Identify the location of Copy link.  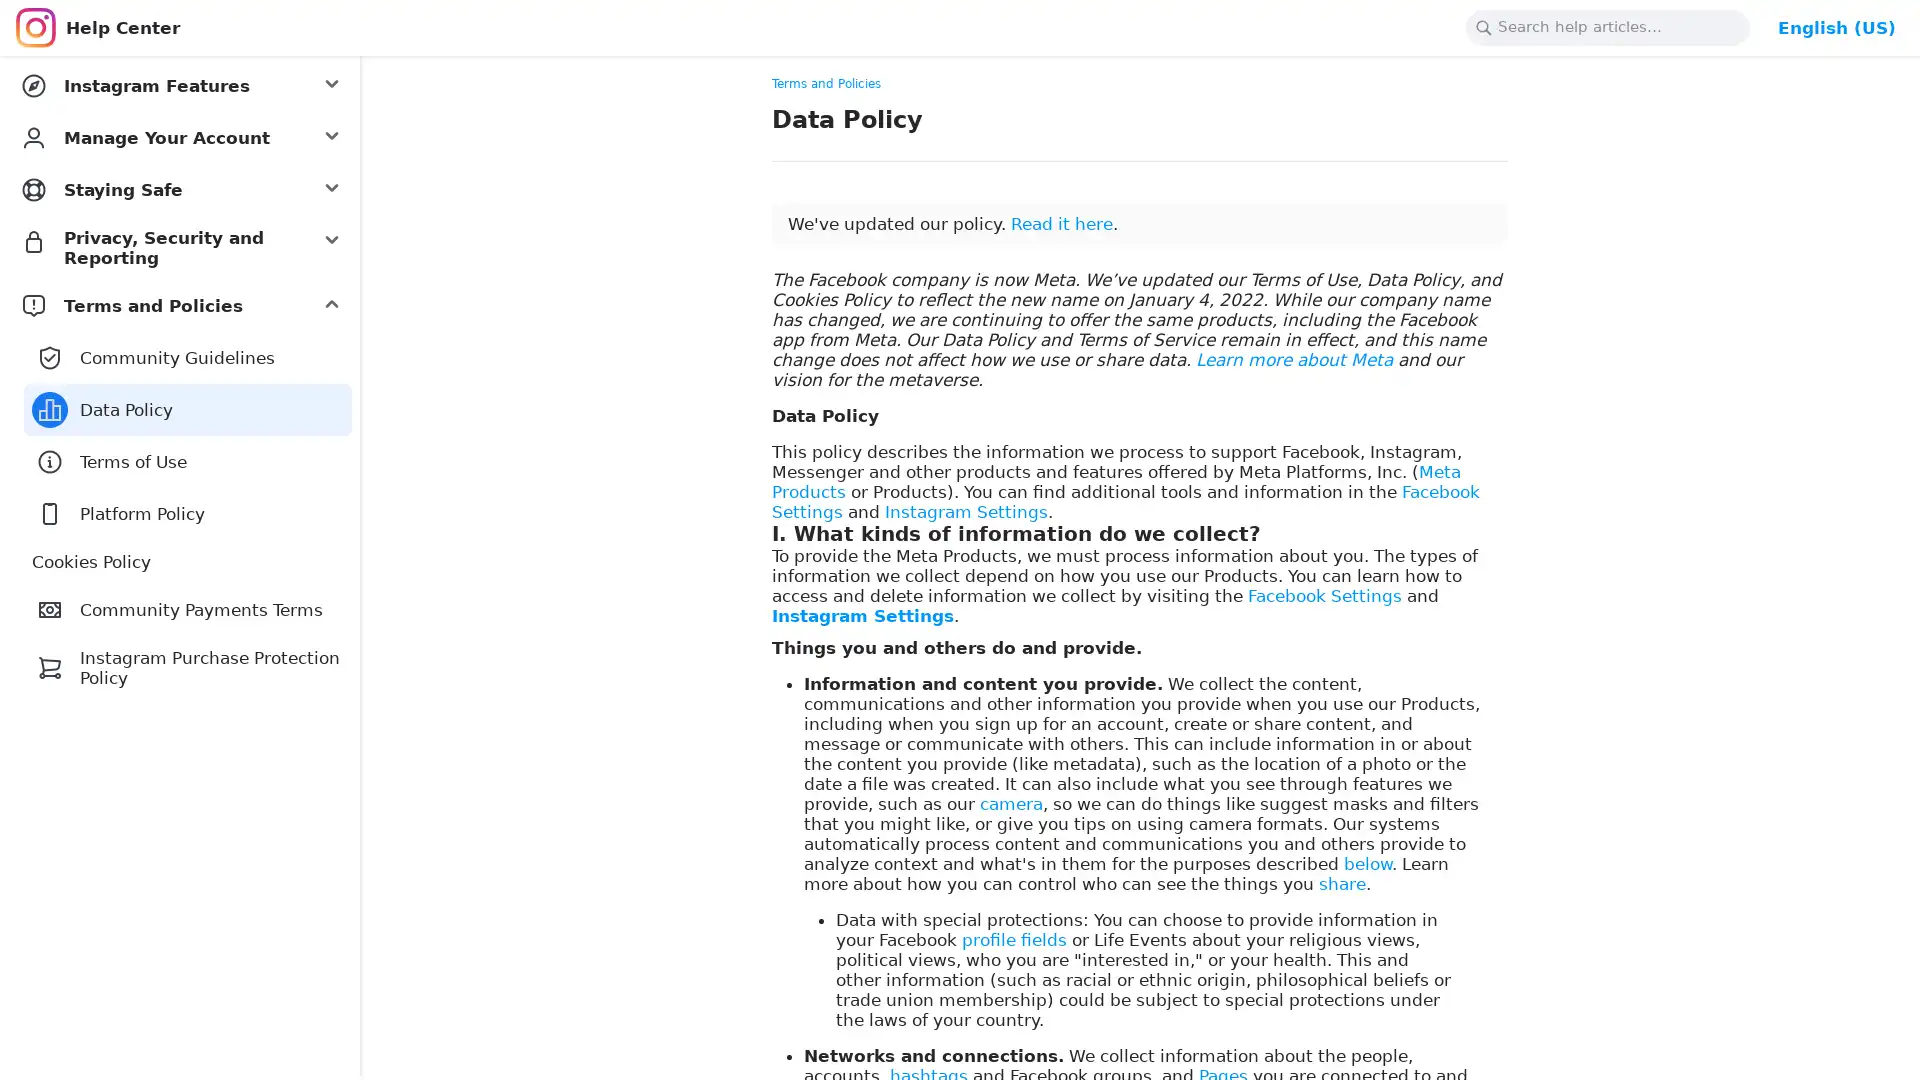
(834, 161).